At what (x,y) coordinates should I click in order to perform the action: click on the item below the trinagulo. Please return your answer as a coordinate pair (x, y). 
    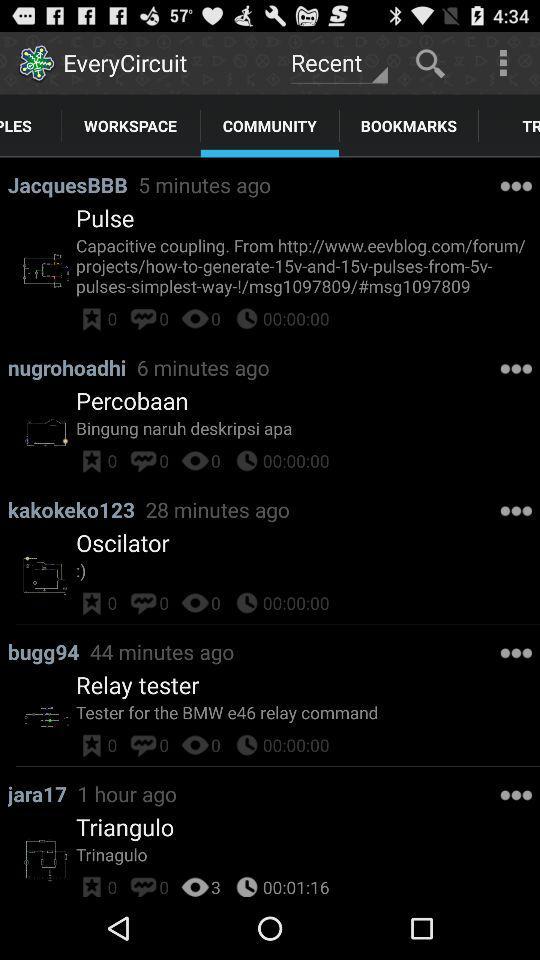
    Looking at the image, I should click on (215, 883).